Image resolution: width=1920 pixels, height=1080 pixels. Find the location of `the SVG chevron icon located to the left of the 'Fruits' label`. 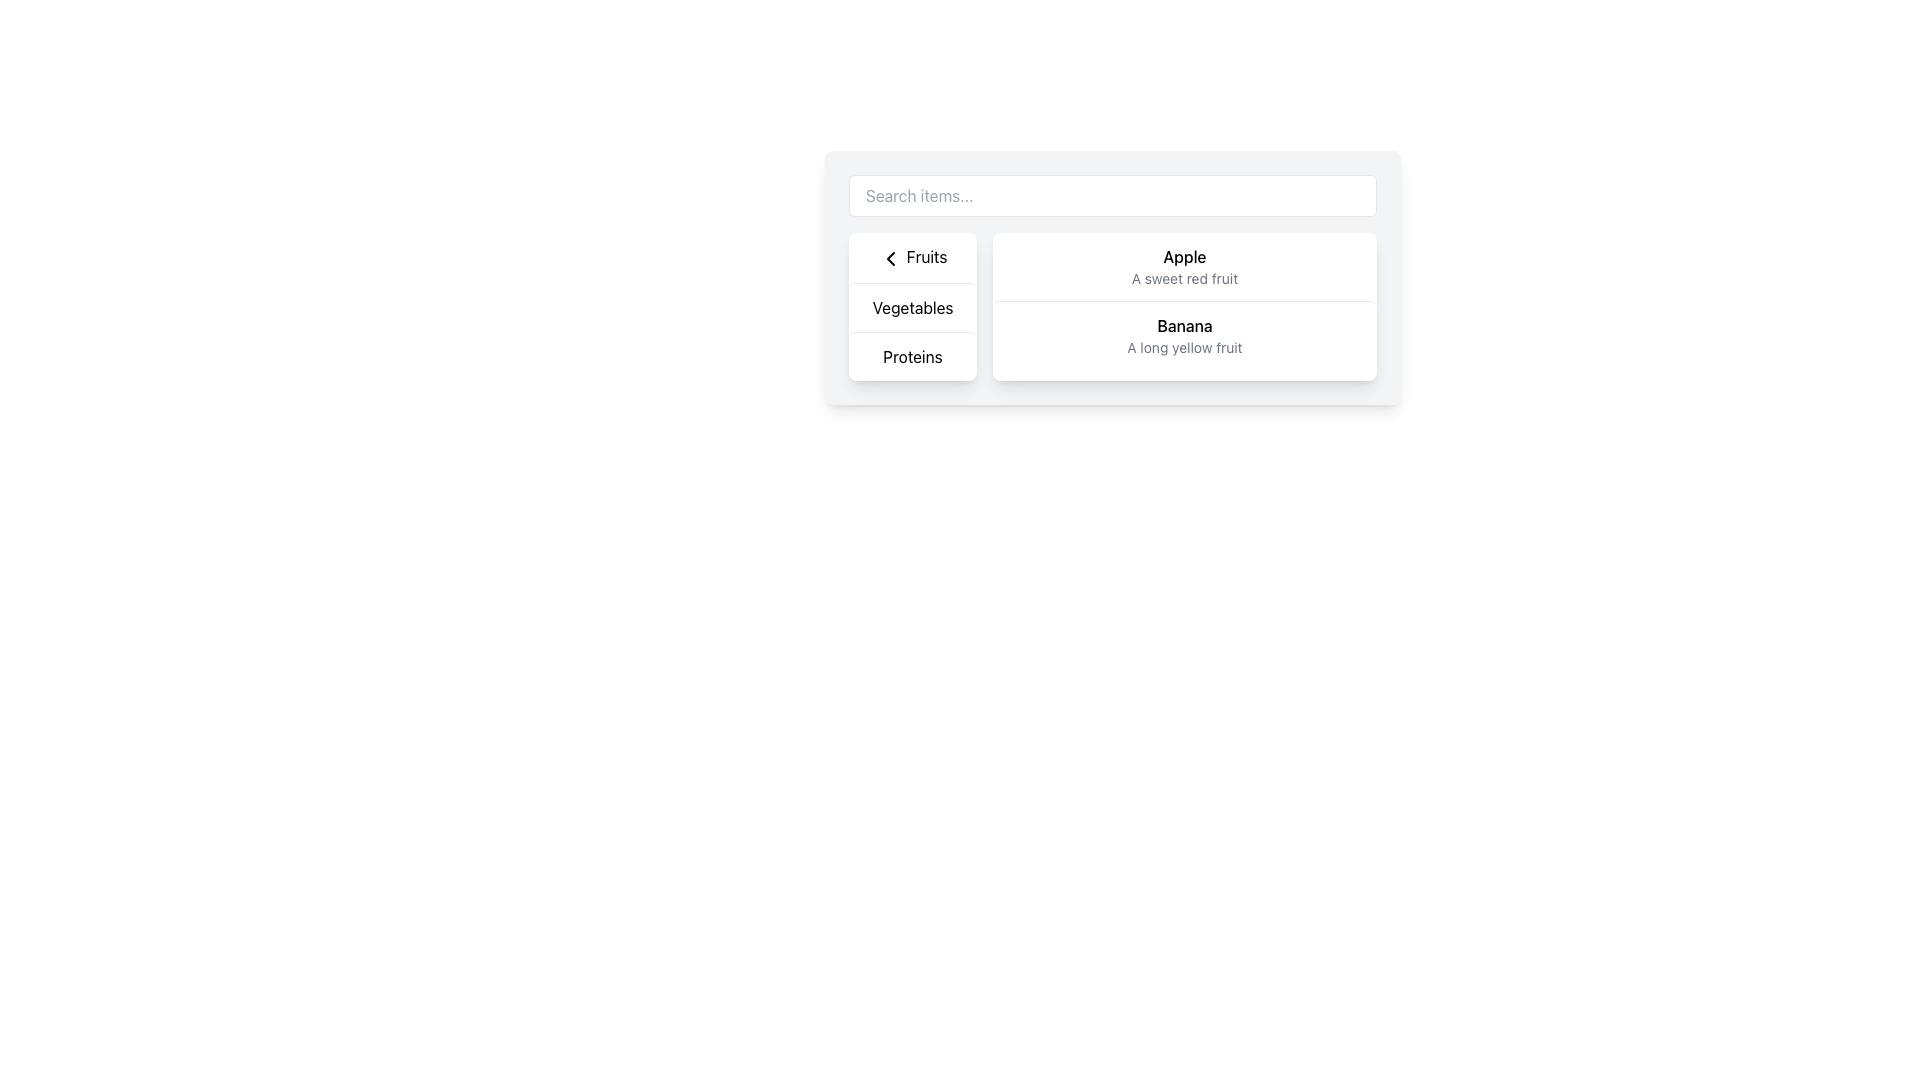

the SVG chevron icon located to the left of the 'Fruits' label is located at coordinates (889, 257).